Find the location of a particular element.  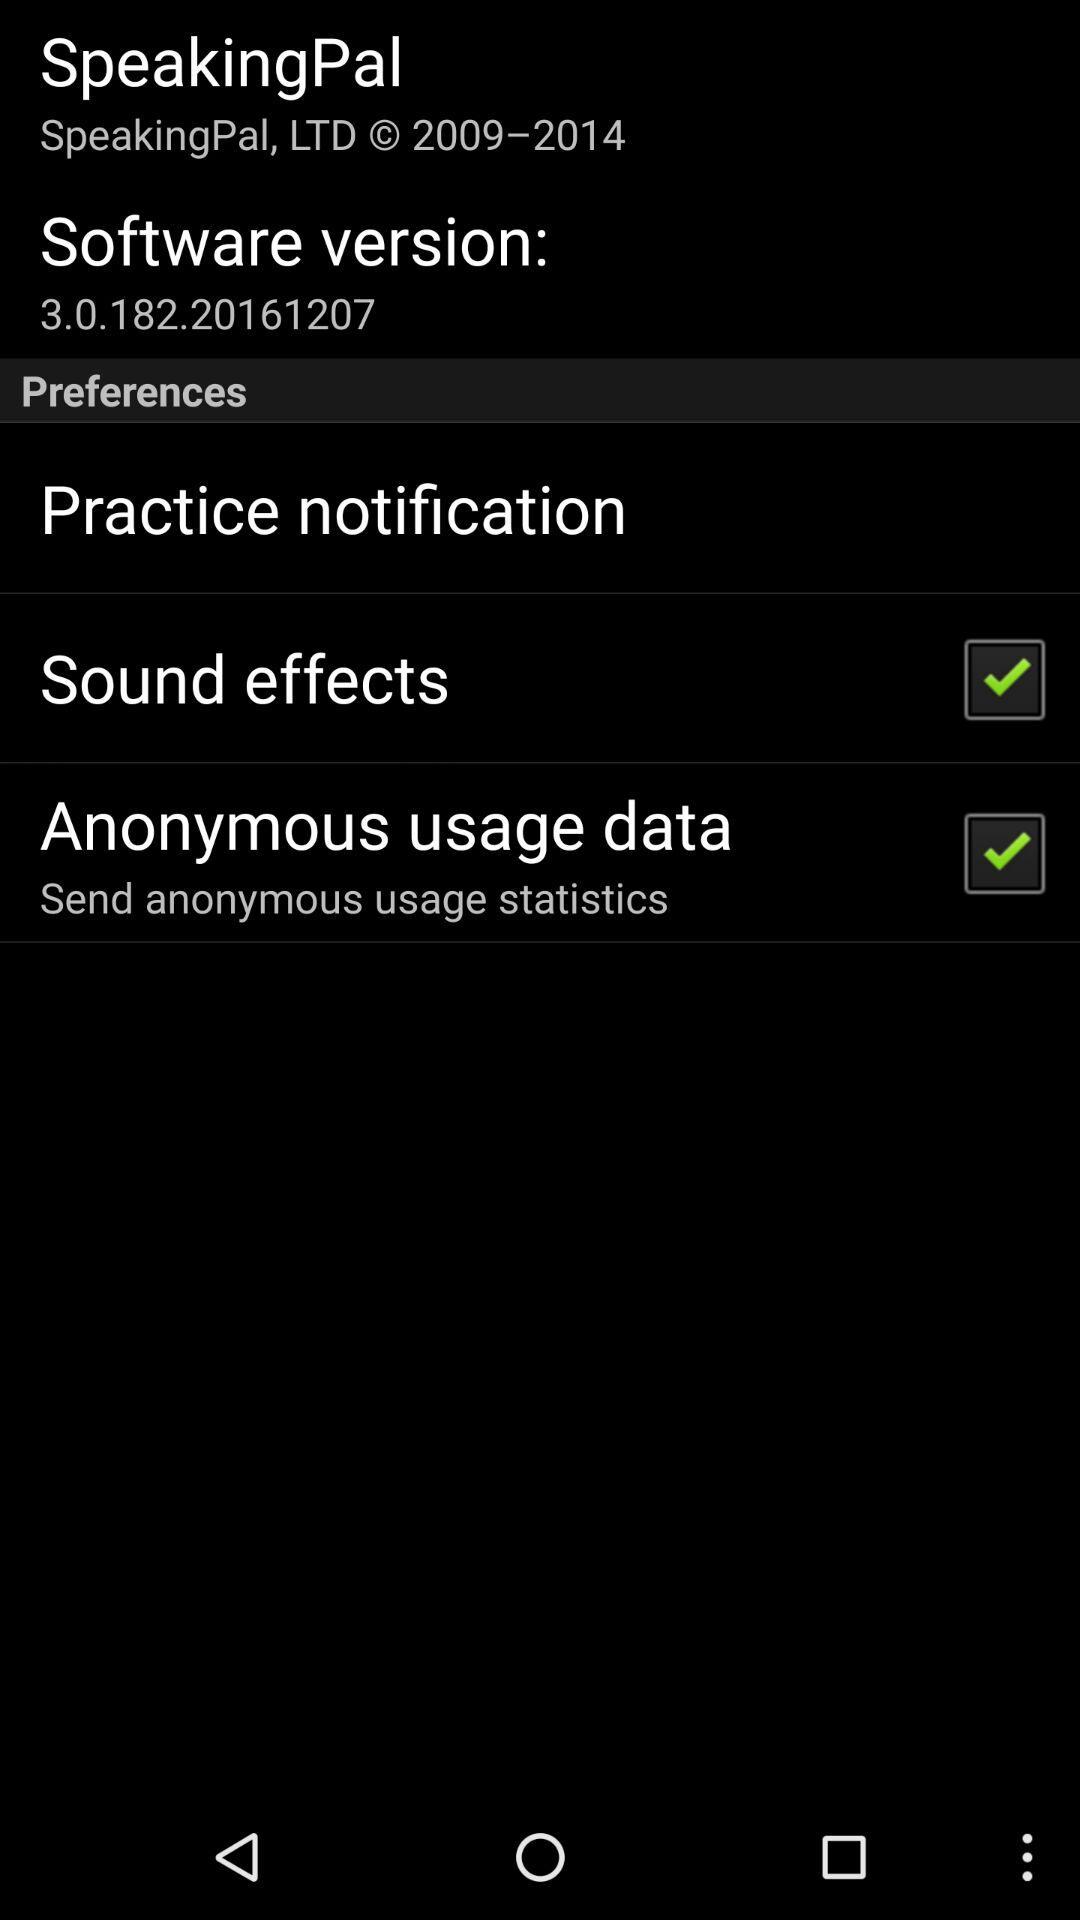

software version: app is located at coordinates (294, 239).